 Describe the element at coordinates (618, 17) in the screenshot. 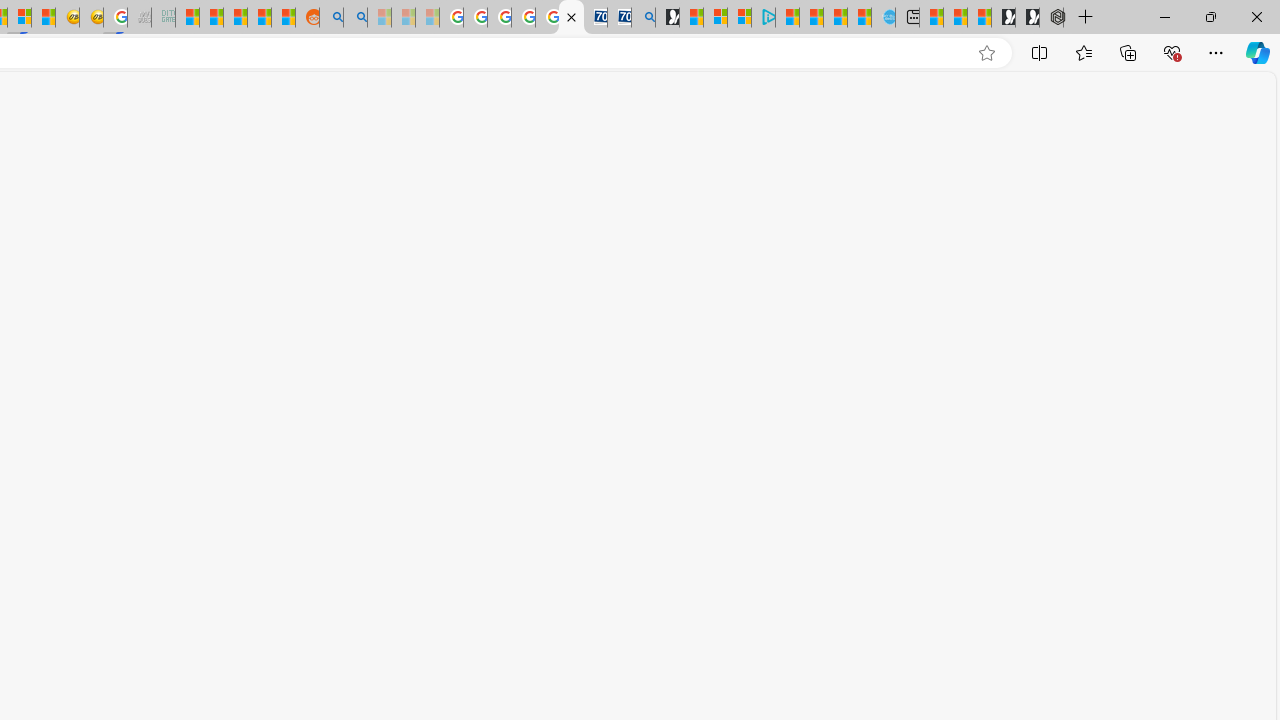

I see `'Cheap Car Rentals - Save70.com'` at that location.